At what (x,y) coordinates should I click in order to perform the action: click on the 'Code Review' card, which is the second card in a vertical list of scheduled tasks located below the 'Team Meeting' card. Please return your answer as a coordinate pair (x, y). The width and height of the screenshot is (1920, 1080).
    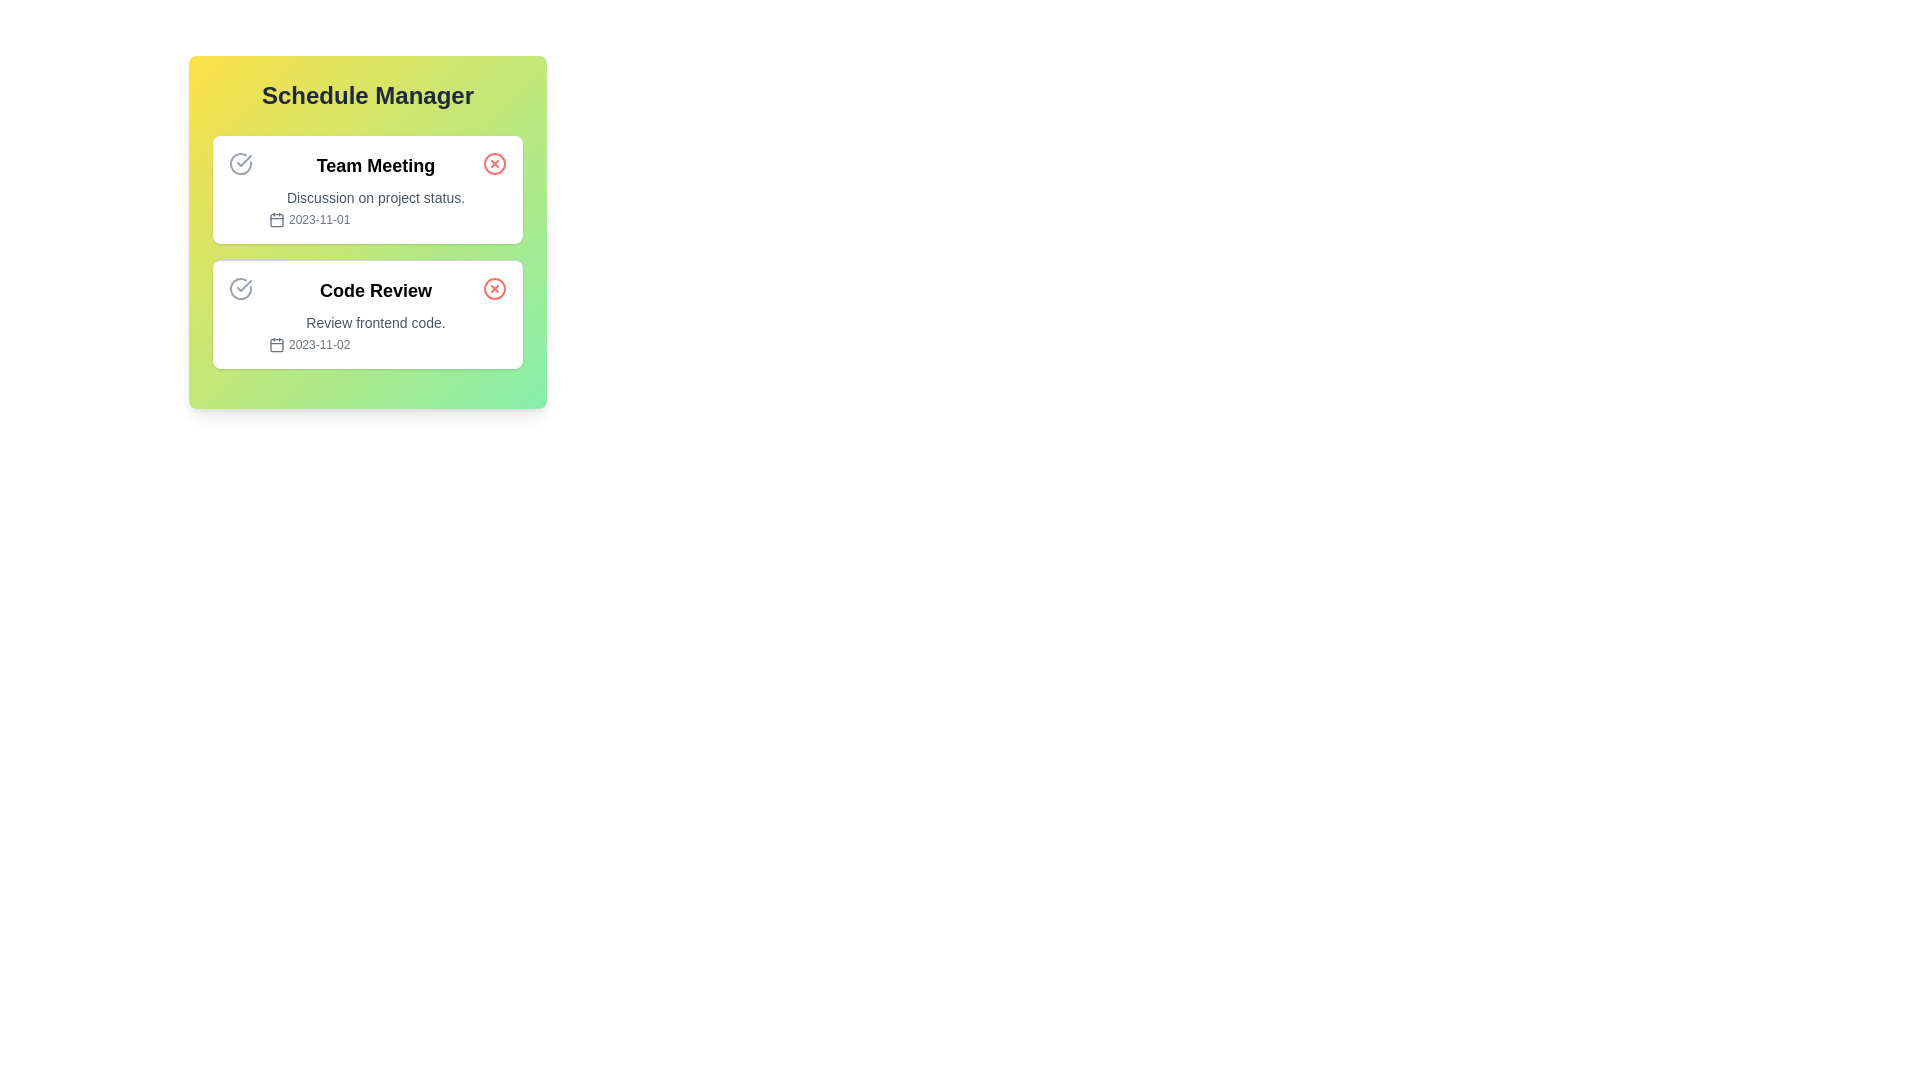
    Looking at the image, I should click on (368, 313).